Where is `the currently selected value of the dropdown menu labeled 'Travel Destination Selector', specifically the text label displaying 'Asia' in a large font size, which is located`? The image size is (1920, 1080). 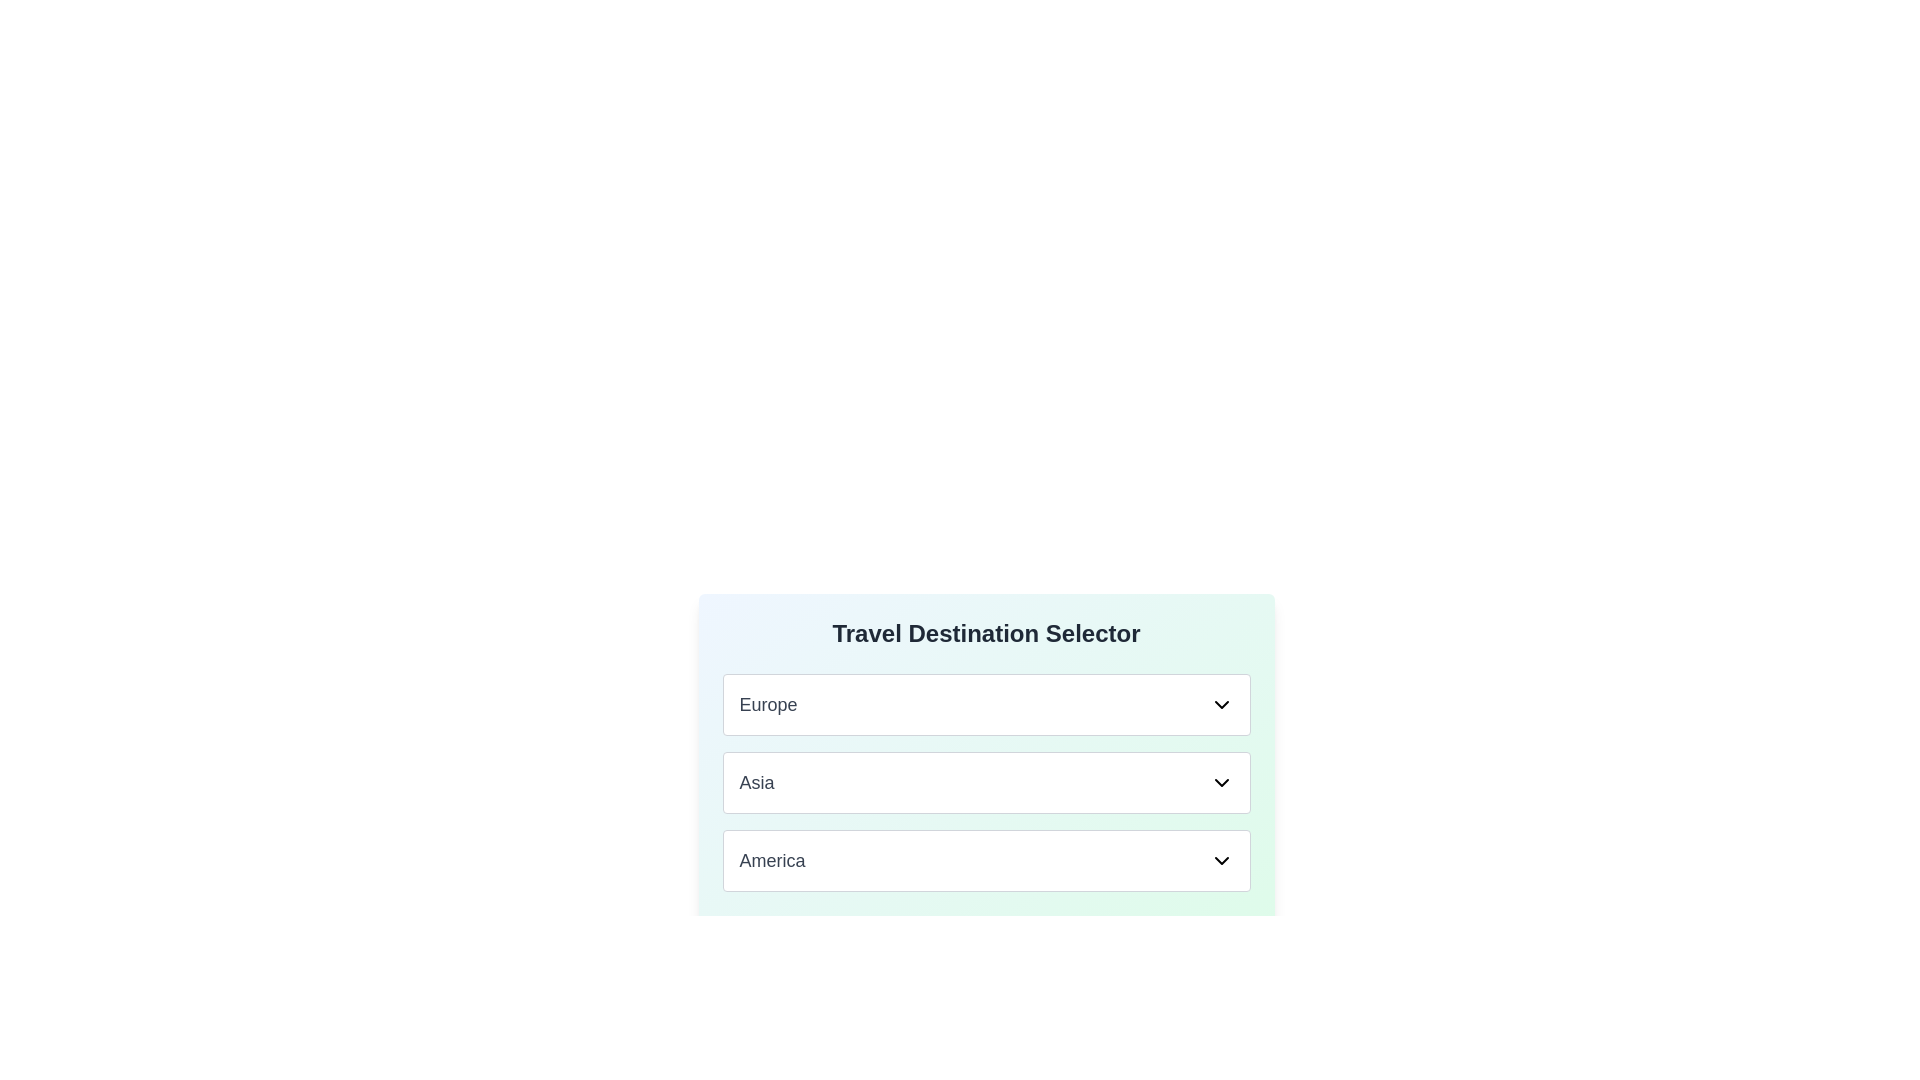
the currently selected value of the dropdown menu labeled 'Travel Destination Selector', specifically the text label displaying 'Asia' in a large font size, which is located is located at coordinates (756, 782).